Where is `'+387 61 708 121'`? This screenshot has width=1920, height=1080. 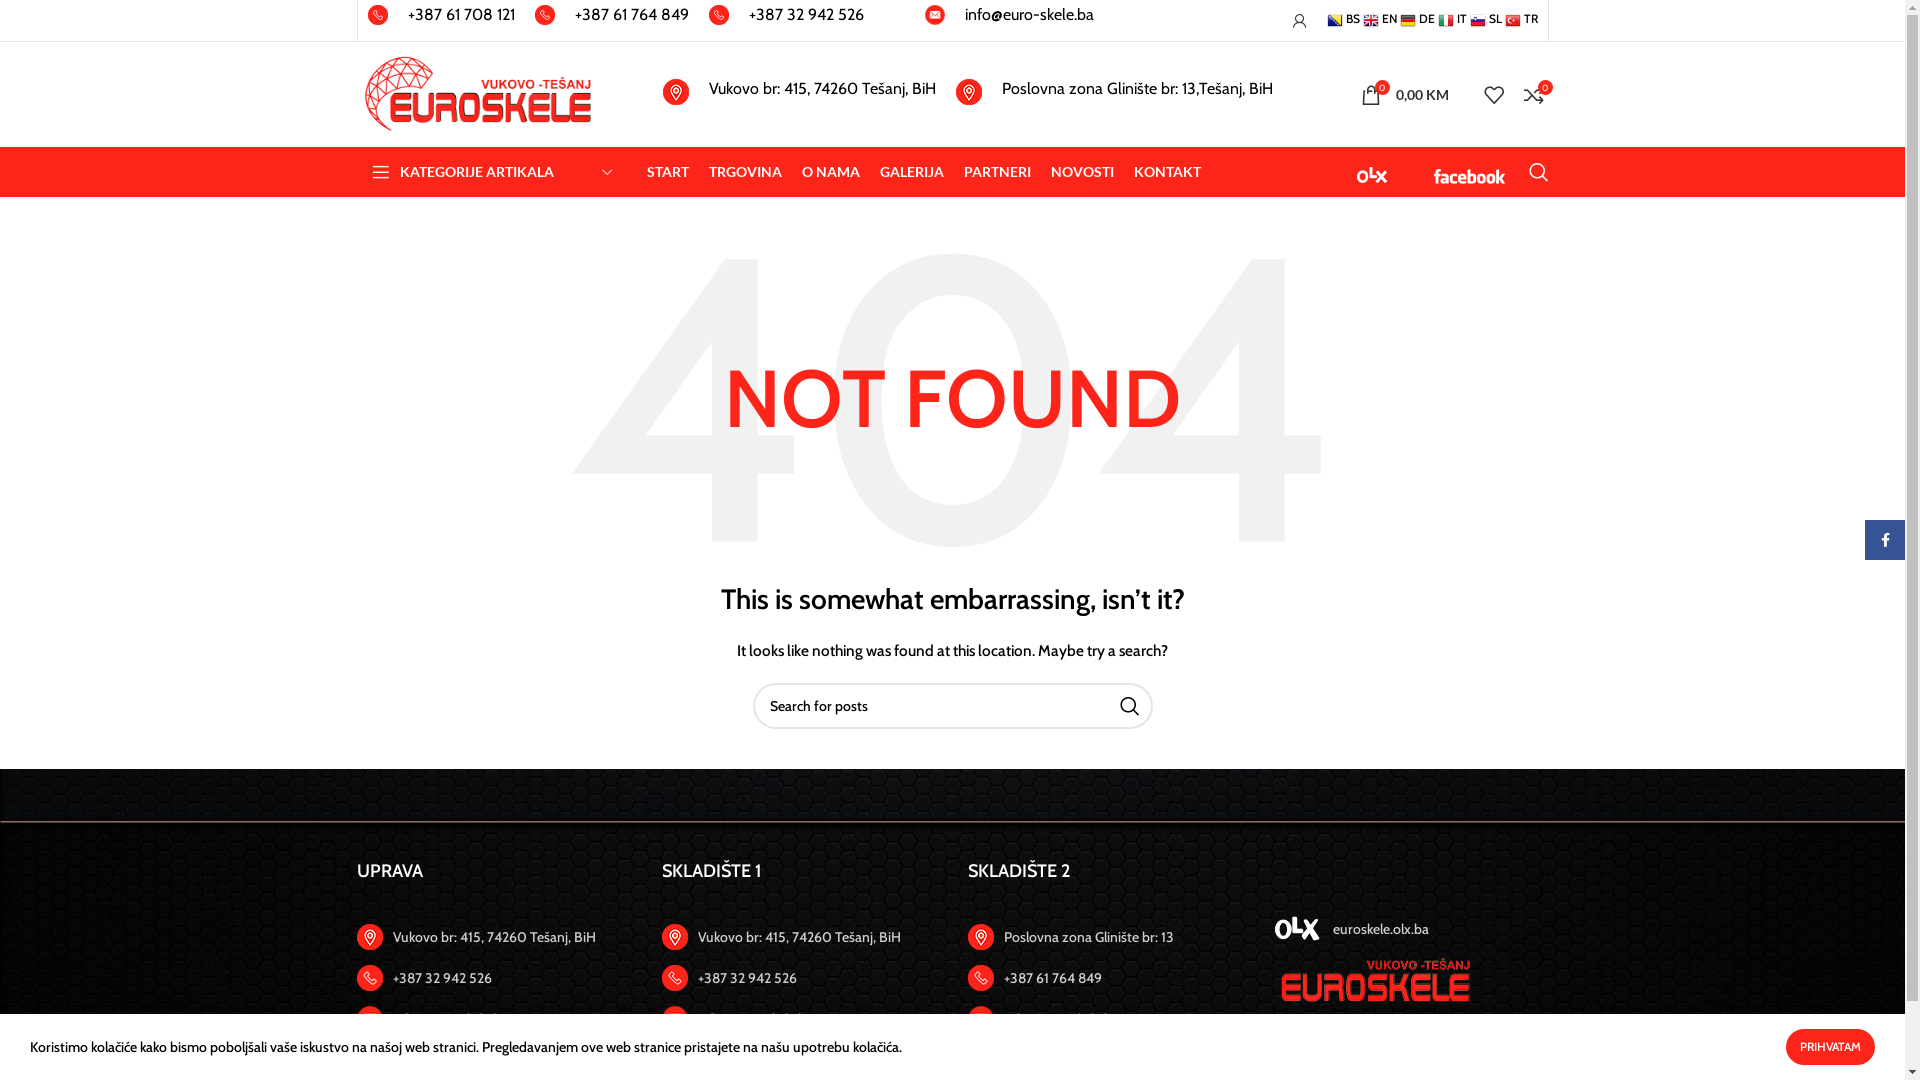 '+387 61 708 121' is located at coordinates (440, 20).